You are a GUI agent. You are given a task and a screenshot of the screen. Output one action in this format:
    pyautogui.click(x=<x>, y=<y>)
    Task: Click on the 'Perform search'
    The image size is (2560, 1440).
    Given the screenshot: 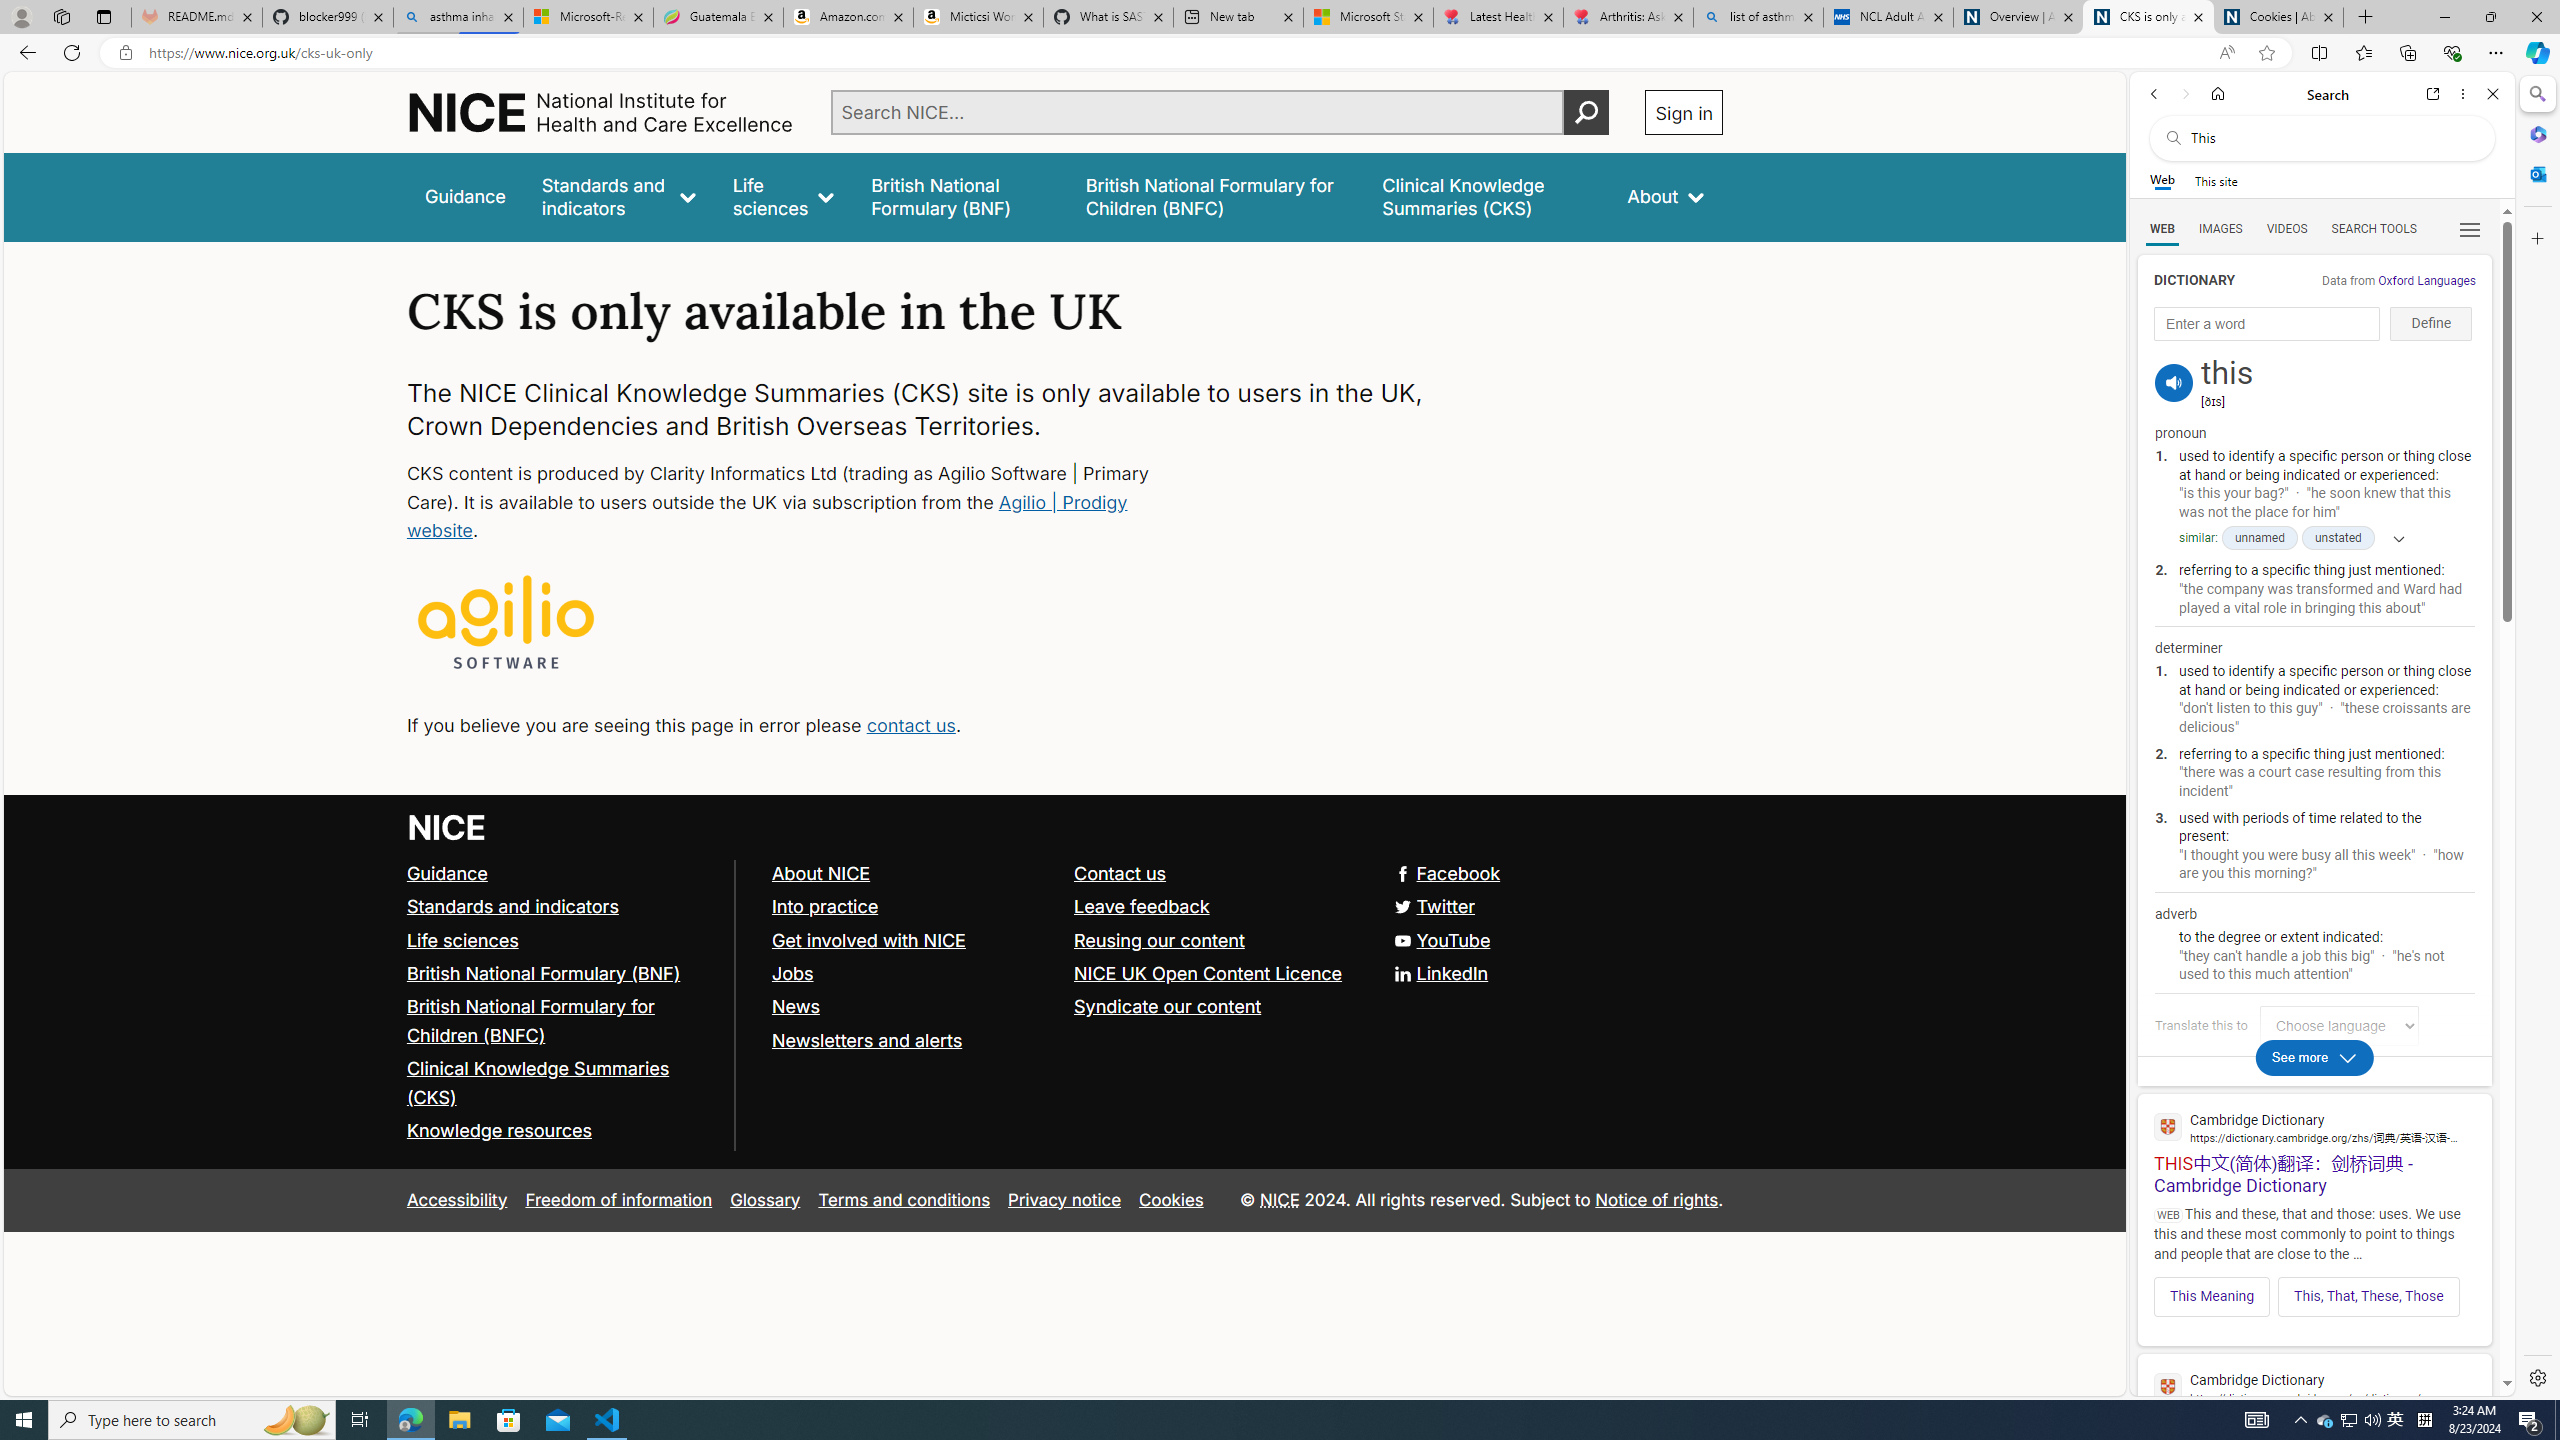 What is the action you would take?
    pyautogui.click(x=1586, y=111)
    